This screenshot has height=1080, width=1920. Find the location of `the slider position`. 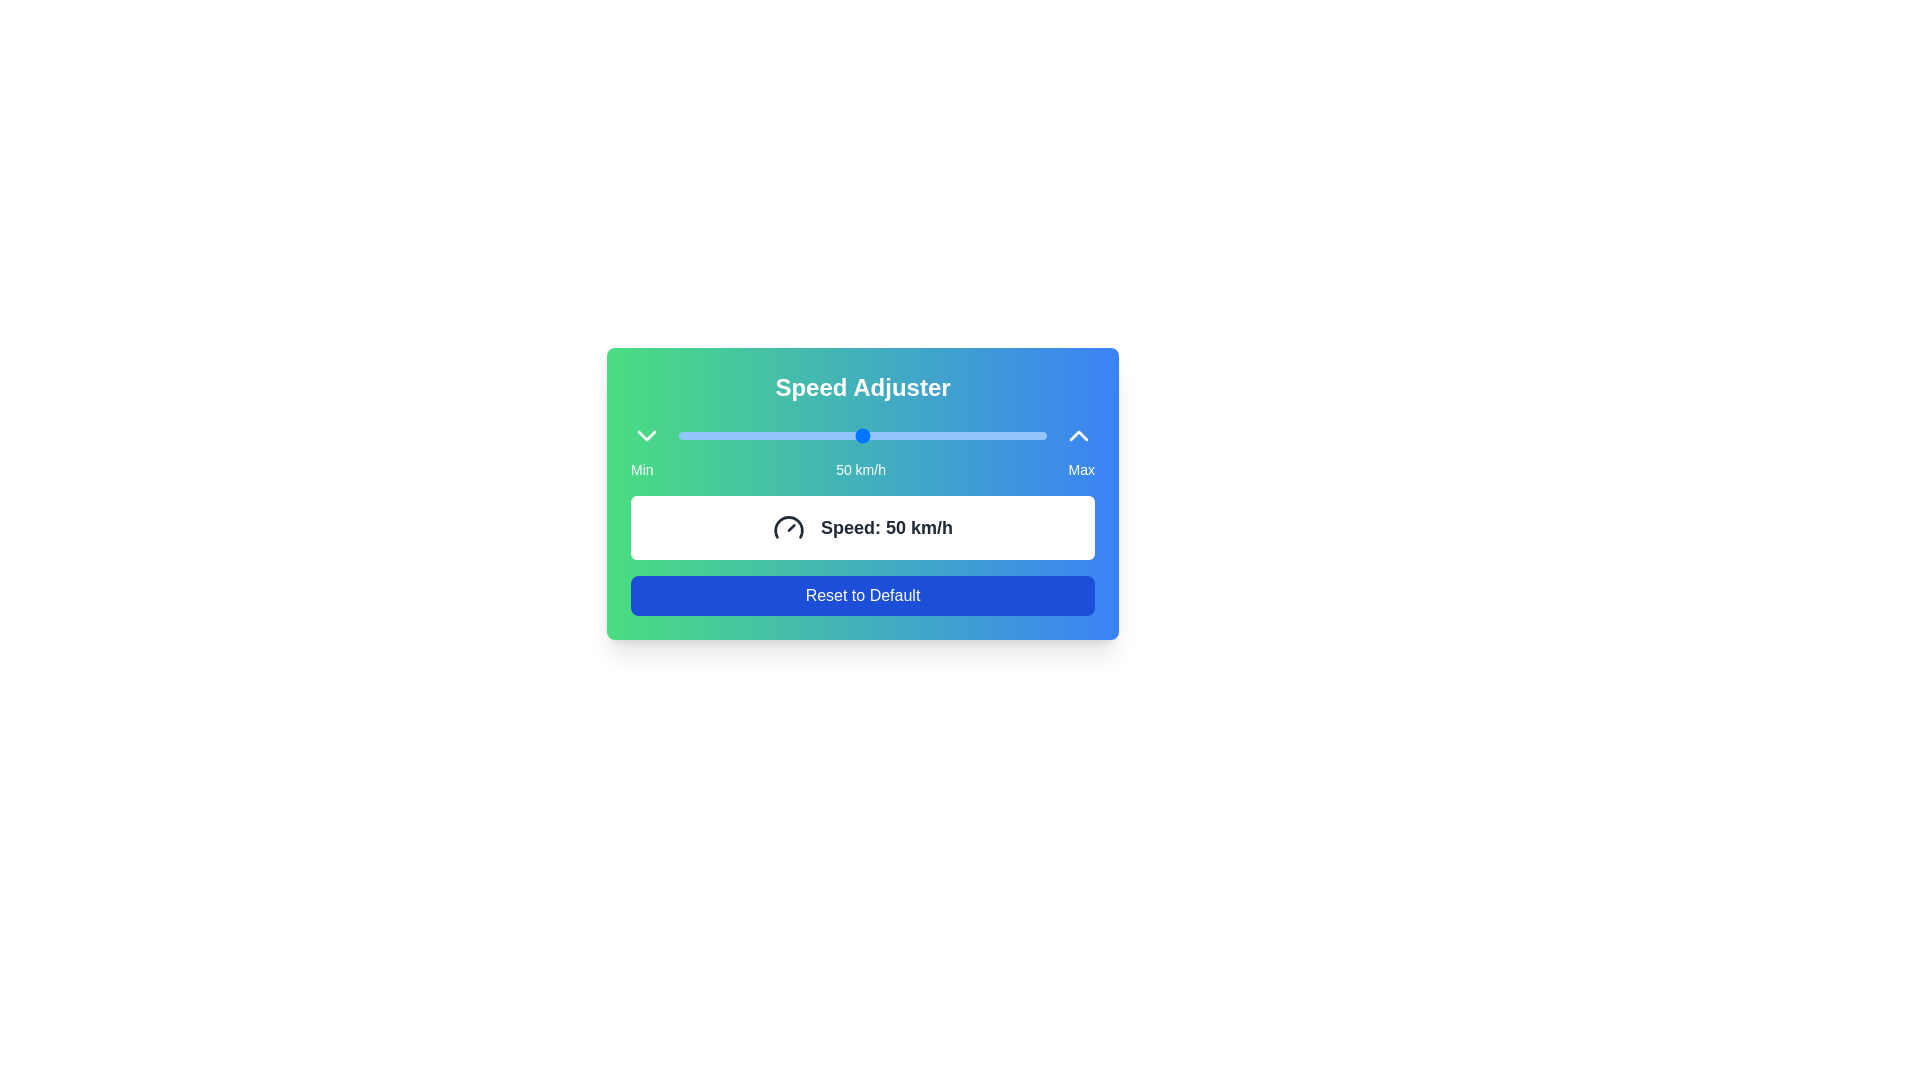

the slider position is located at coordinates (1042, 434).